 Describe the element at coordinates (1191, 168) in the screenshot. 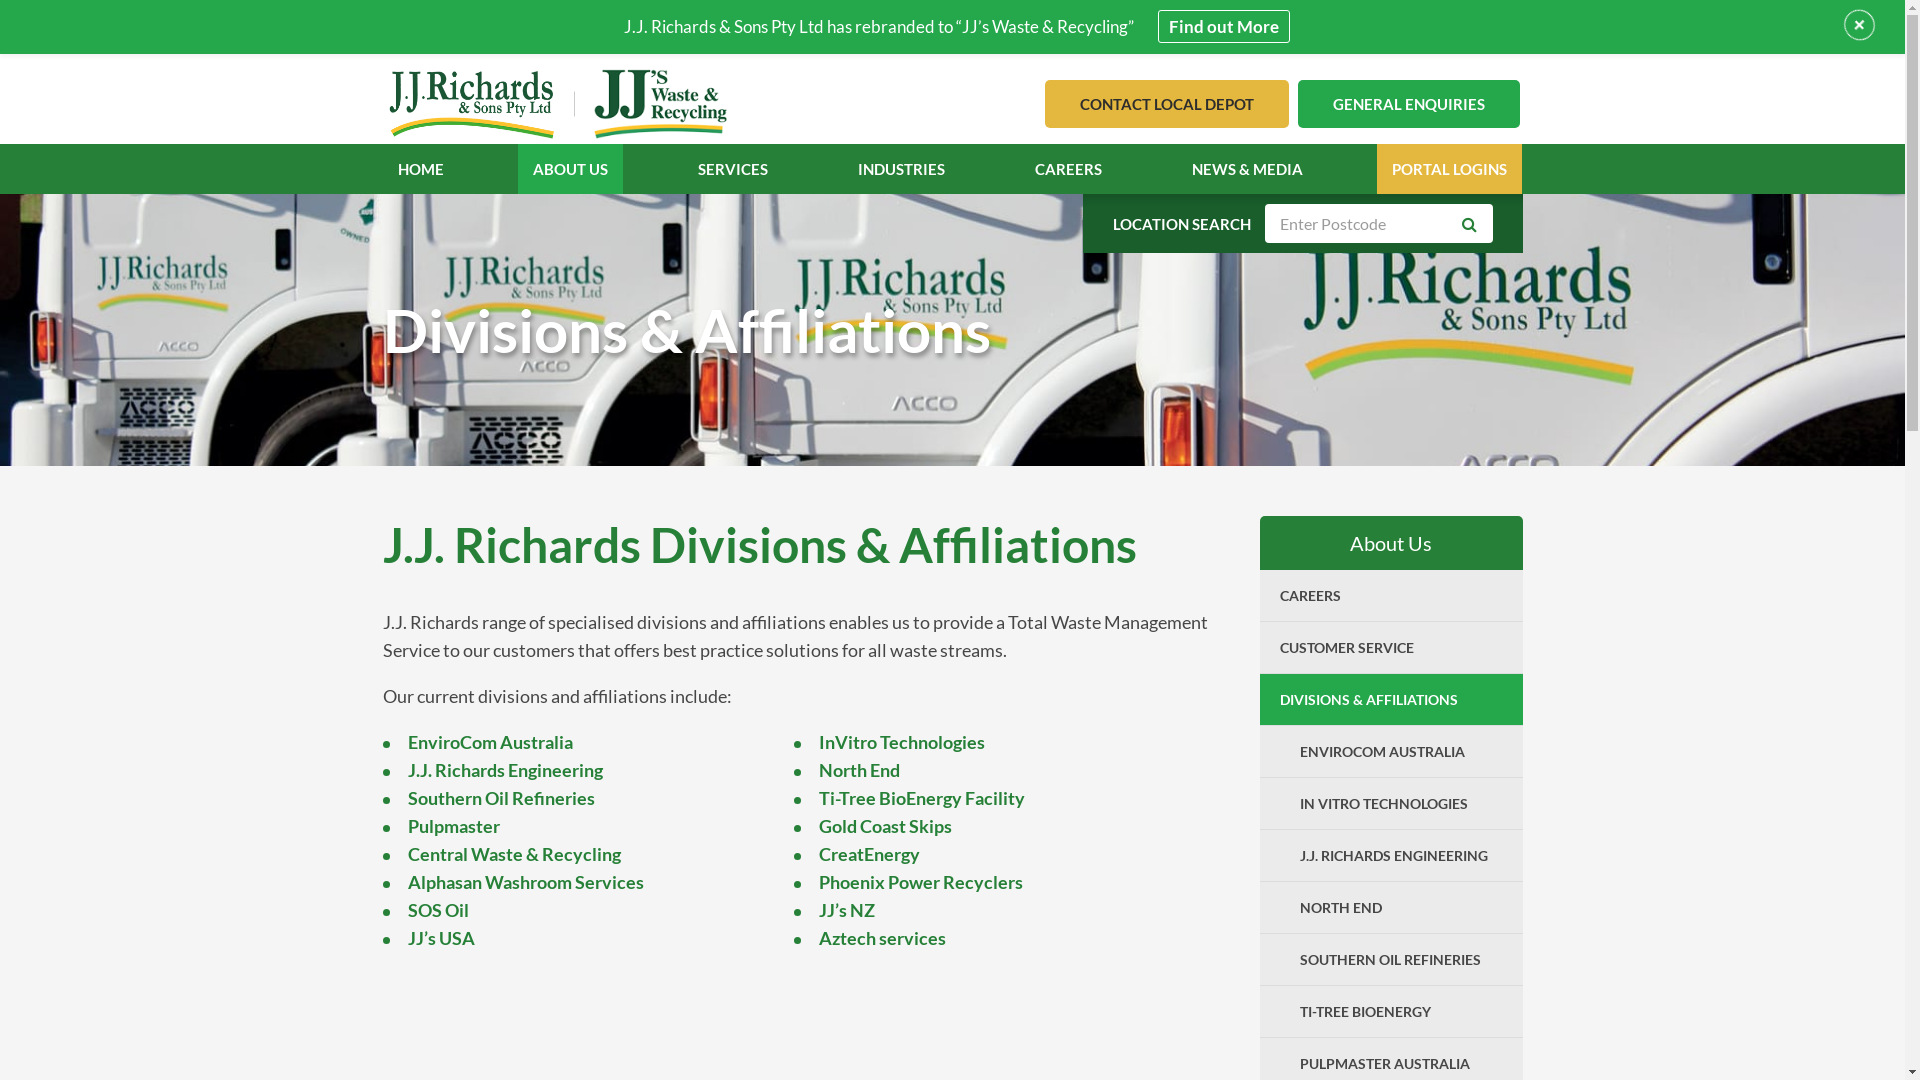

I see `'NEWS & MEDIA'` at that location.